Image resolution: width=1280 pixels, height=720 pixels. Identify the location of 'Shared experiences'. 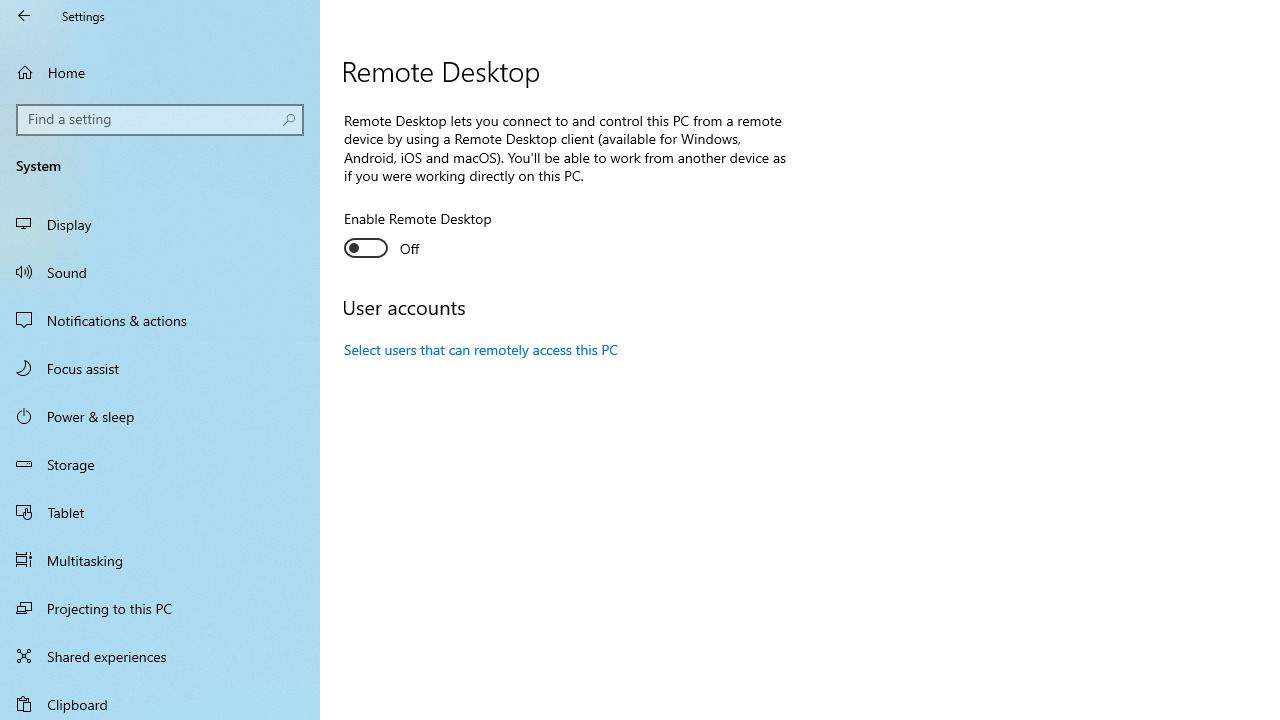
(160, 655).